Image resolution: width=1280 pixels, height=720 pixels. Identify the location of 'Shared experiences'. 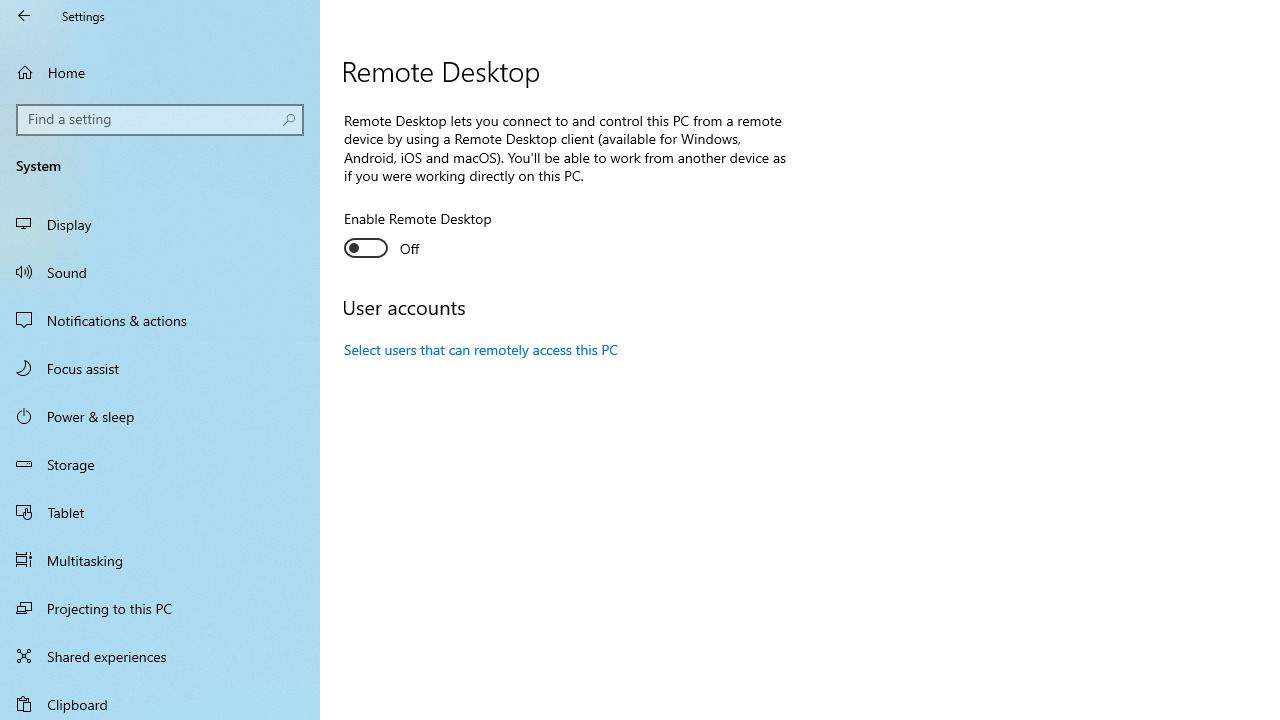
(160, 655).